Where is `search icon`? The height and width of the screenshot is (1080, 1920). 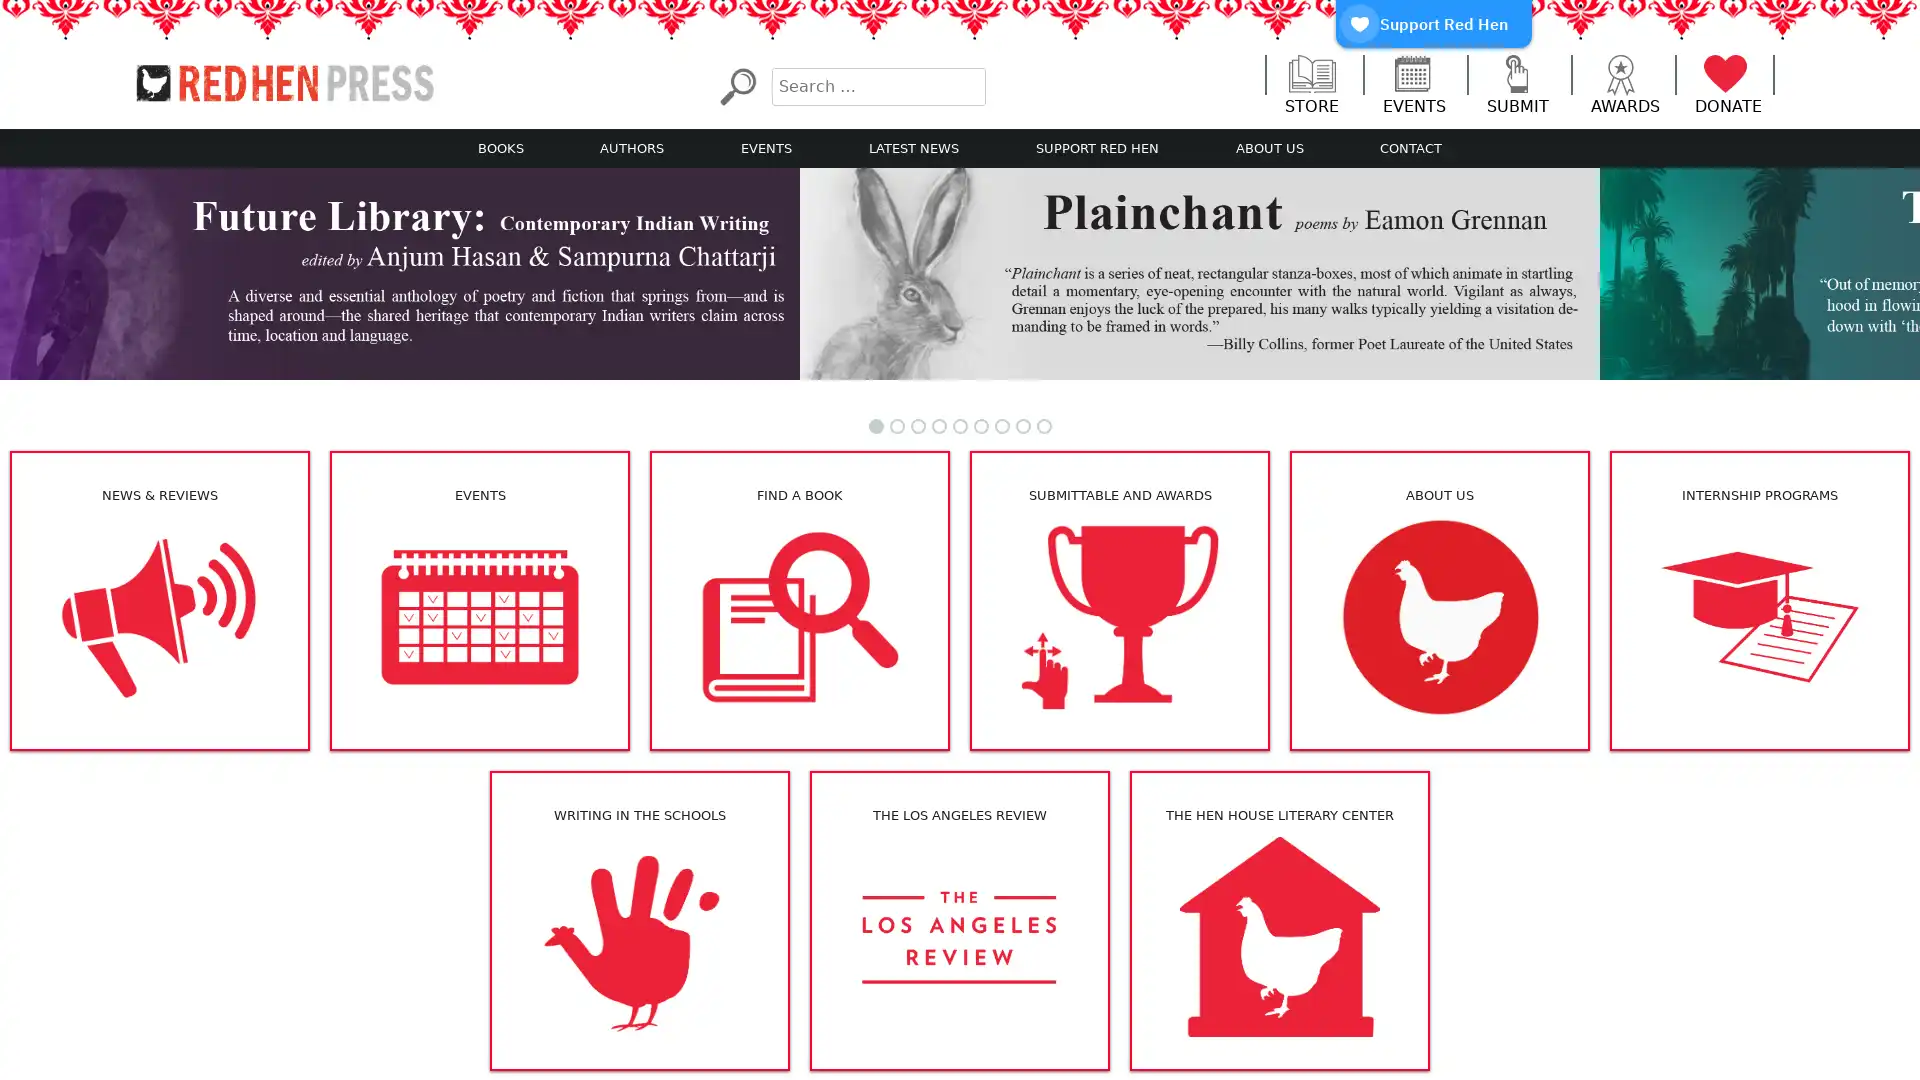
search icon is located at coordinates (736, 85).